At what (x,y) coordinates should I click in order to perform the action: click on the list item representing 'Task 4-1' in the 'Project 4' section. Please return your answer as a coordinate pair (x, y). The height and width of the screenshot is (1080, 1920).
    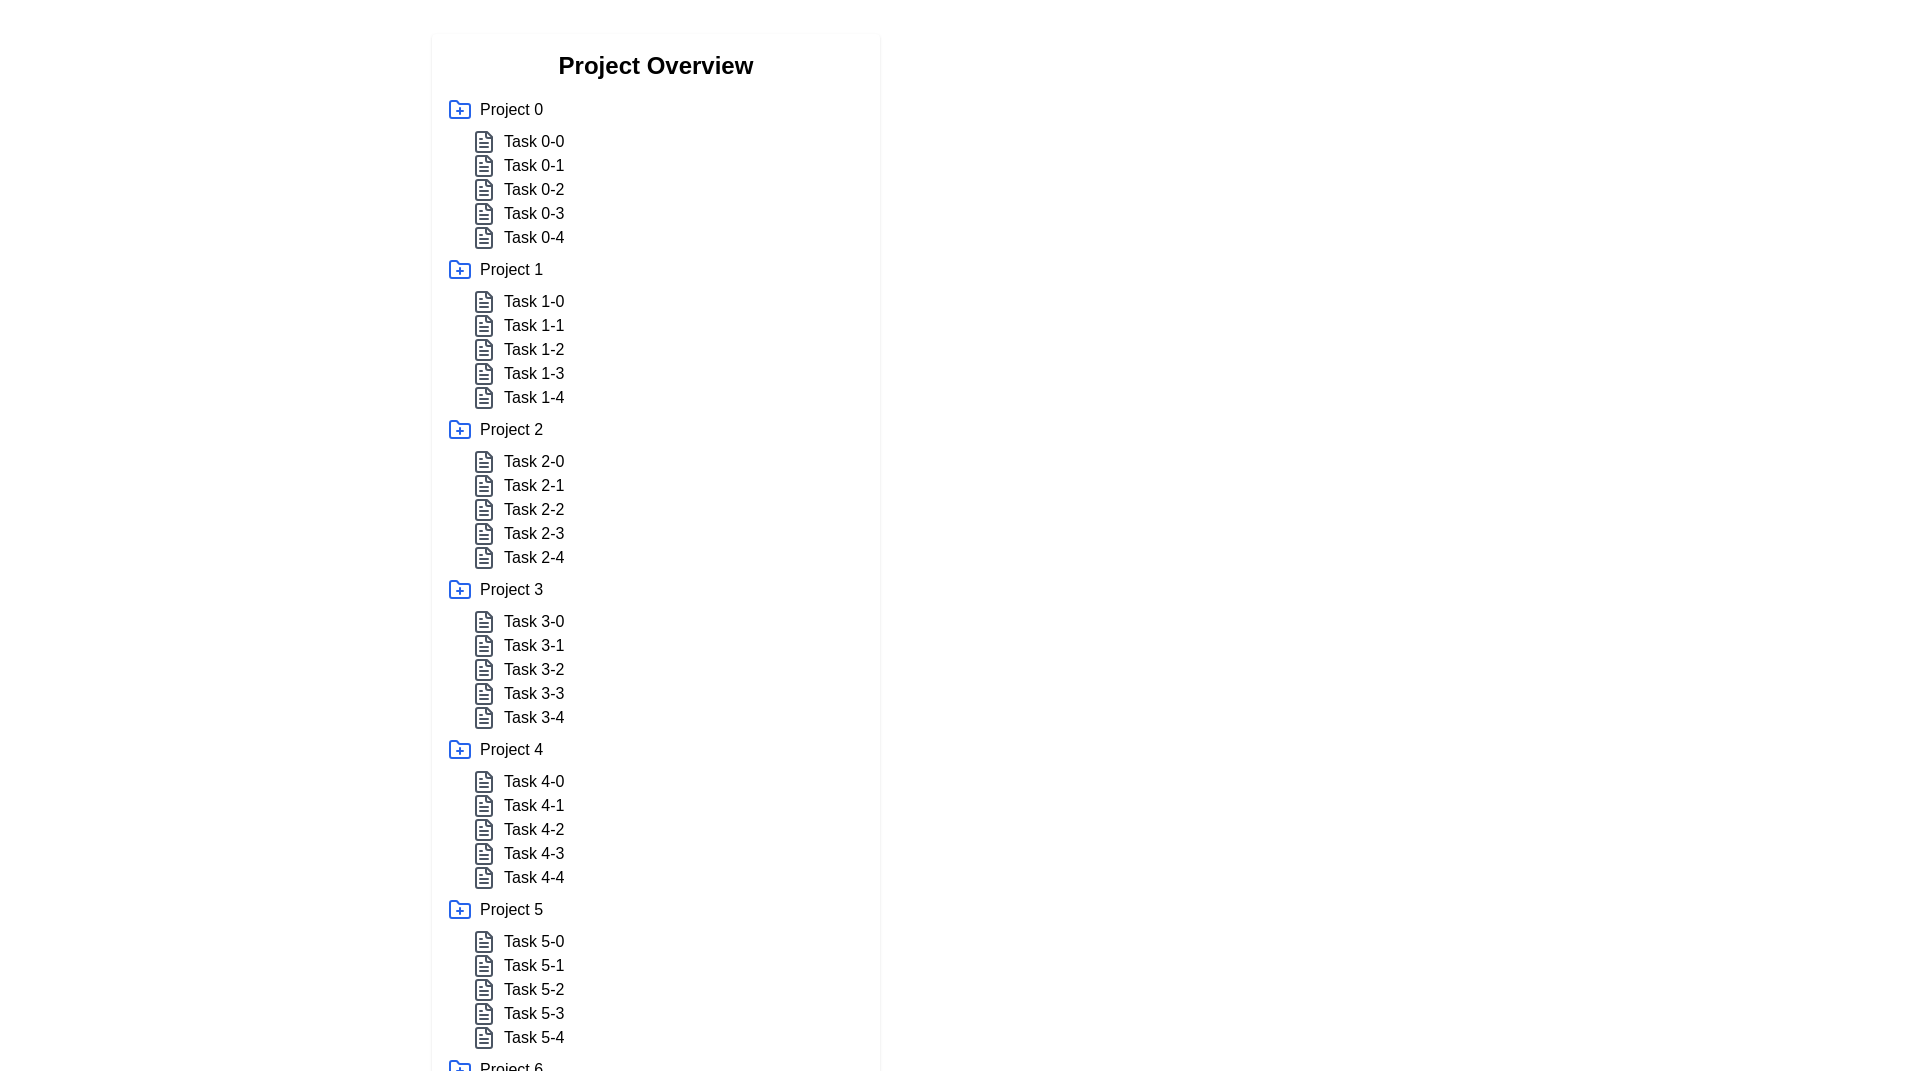
    Looking at the image, I should click on (667, 805).